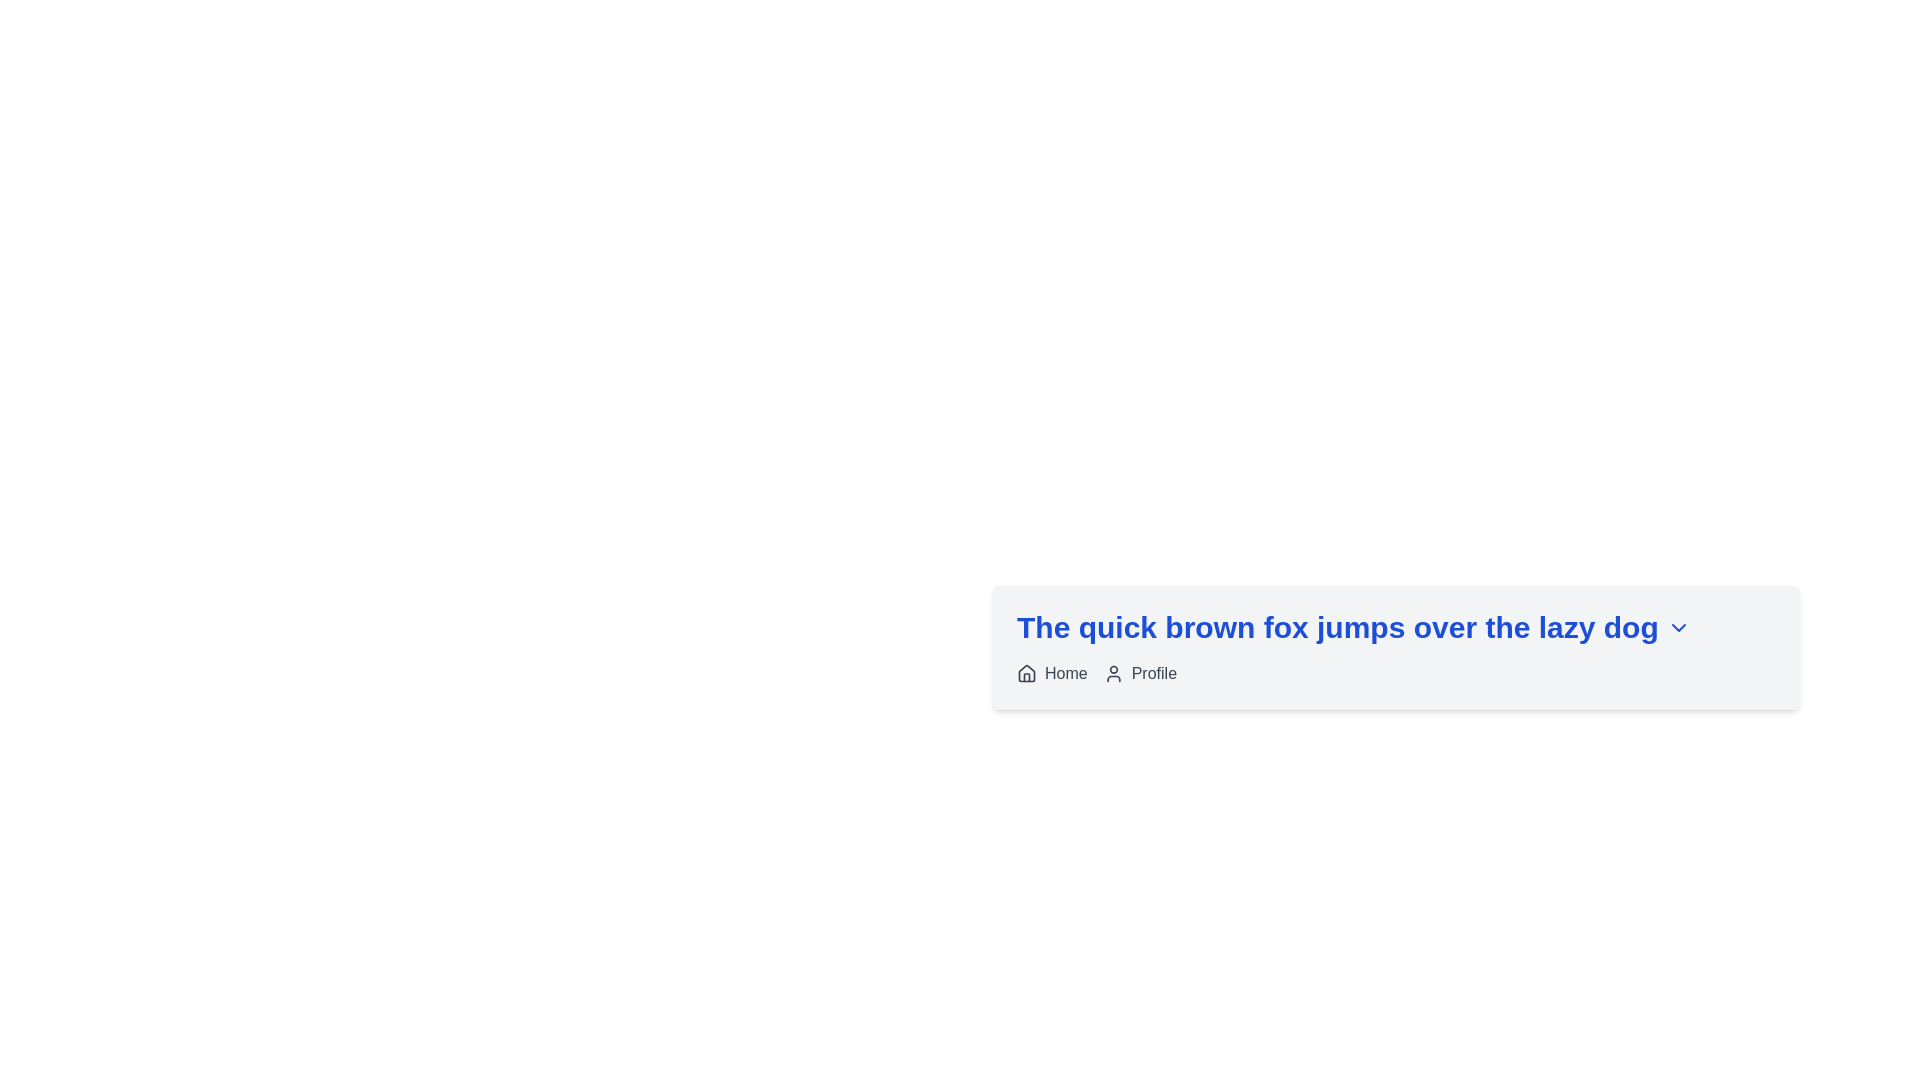  What do you see at coordinates (1051, 674) in the screenshot?
I see `the 'Home' label in the interactive navigation bar, which consists of a house icon followed by the text 'Home'` at bounding box center [1051, 674].